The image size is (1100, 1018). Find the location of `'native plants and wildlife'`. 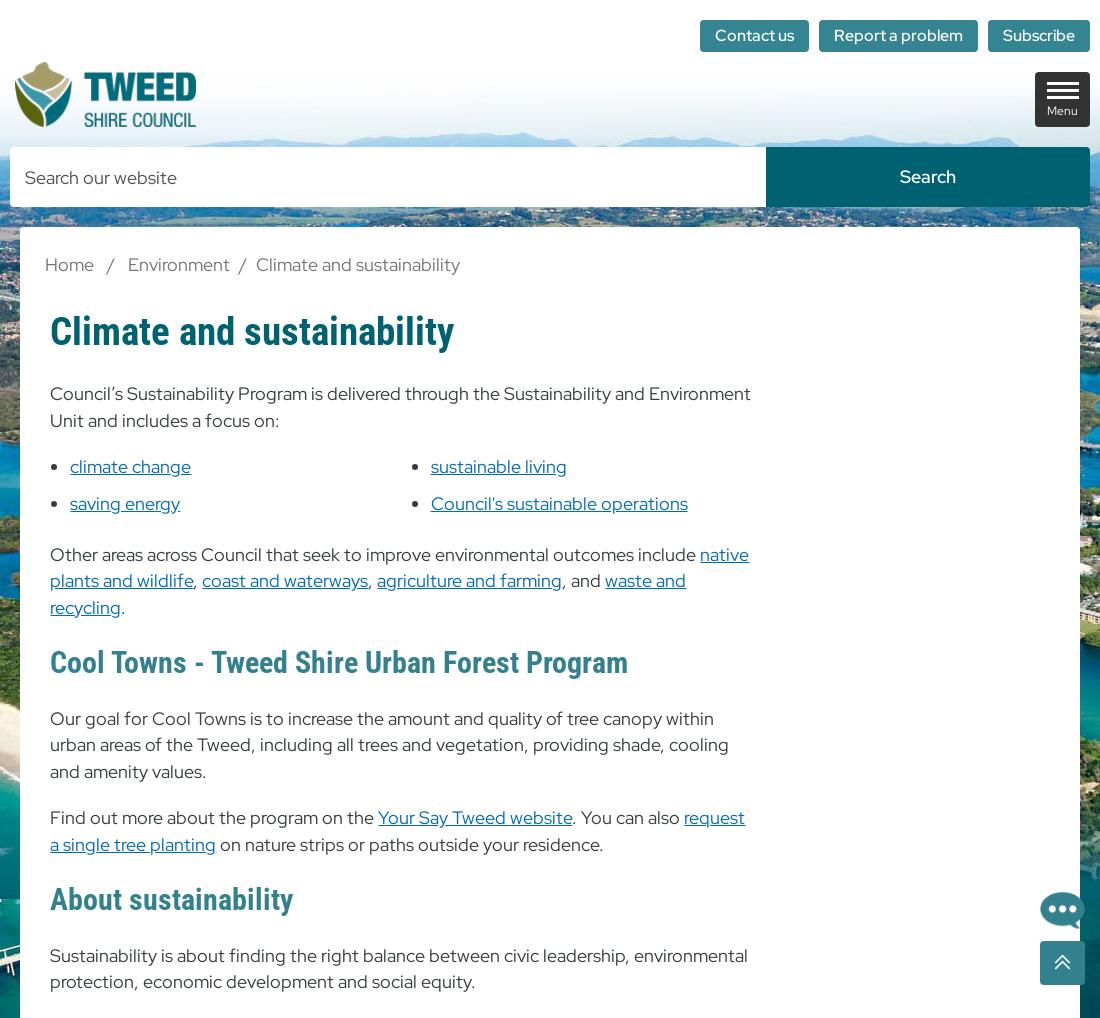

'native plants and wildlife' is located at coordinates (399, 567).